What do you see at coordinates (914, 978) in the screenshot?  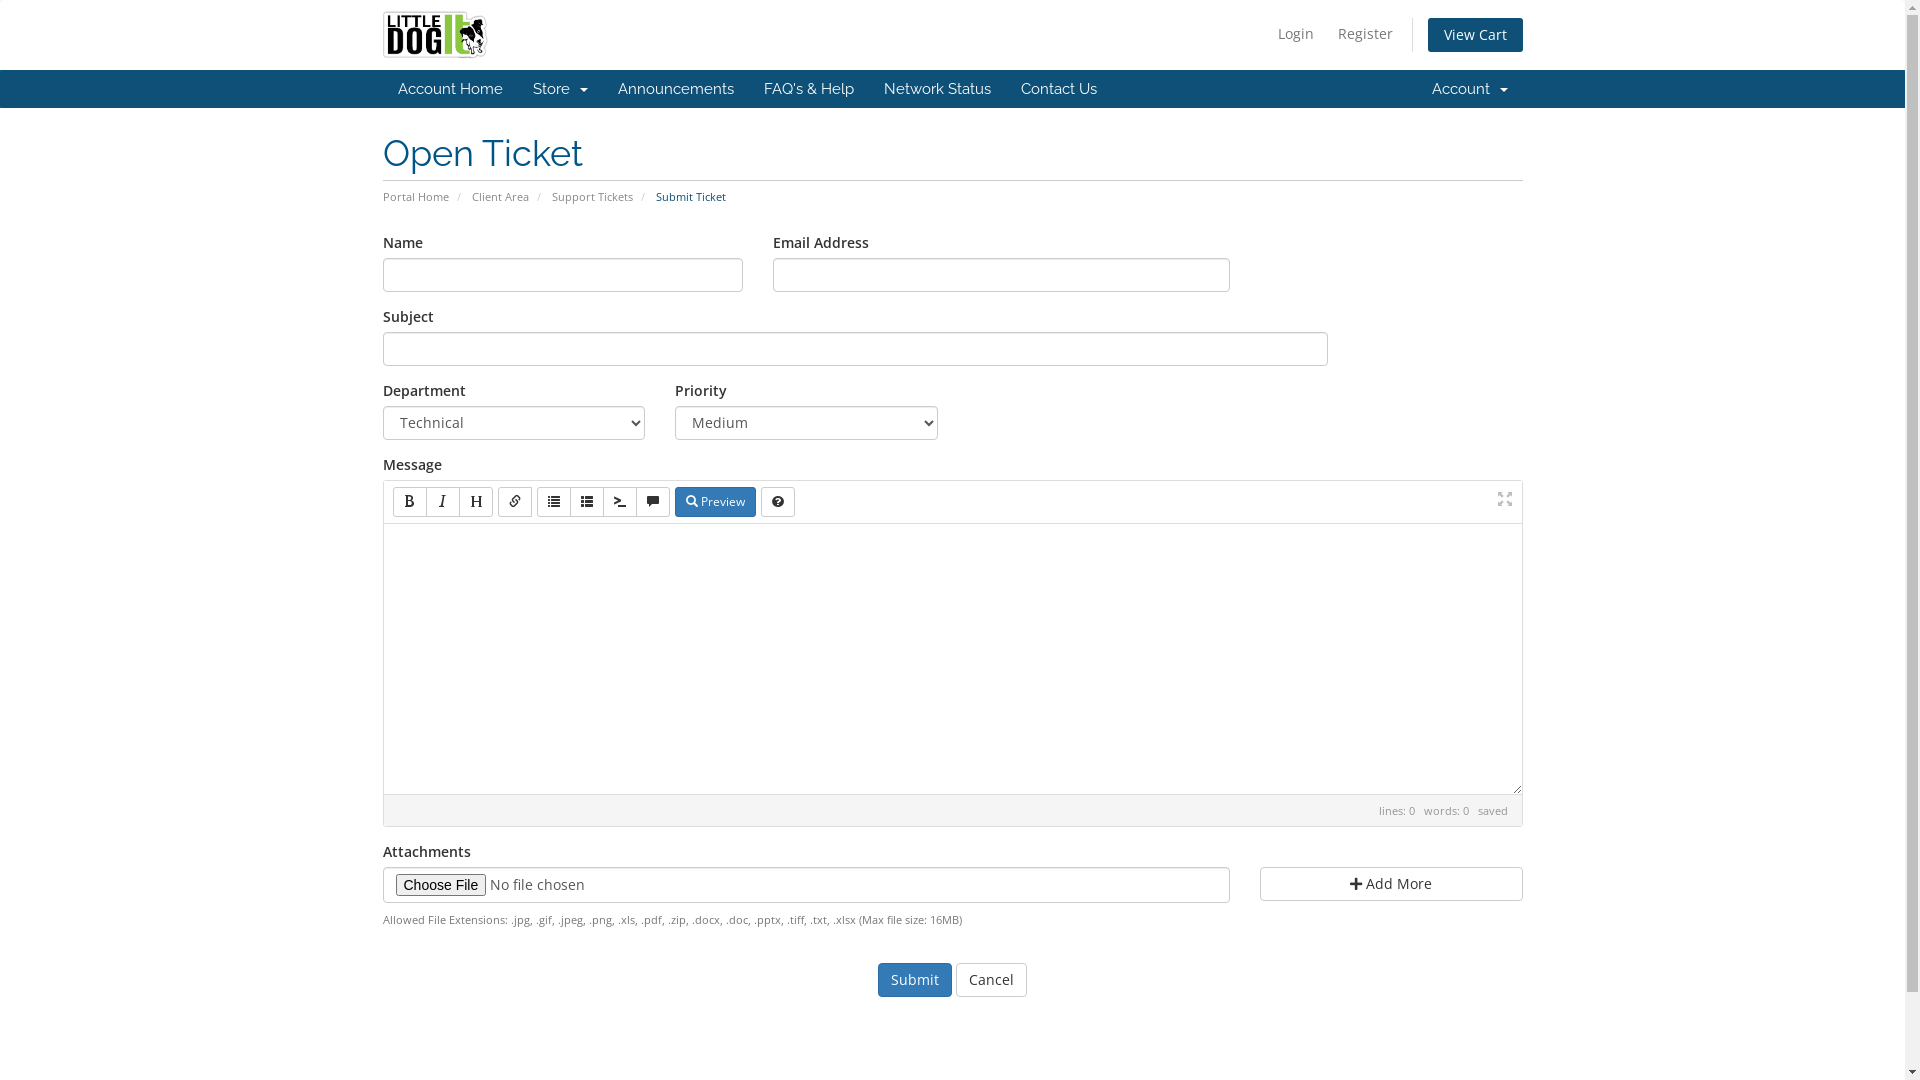 I see `'Submit'` at bounding box center [914, 978].